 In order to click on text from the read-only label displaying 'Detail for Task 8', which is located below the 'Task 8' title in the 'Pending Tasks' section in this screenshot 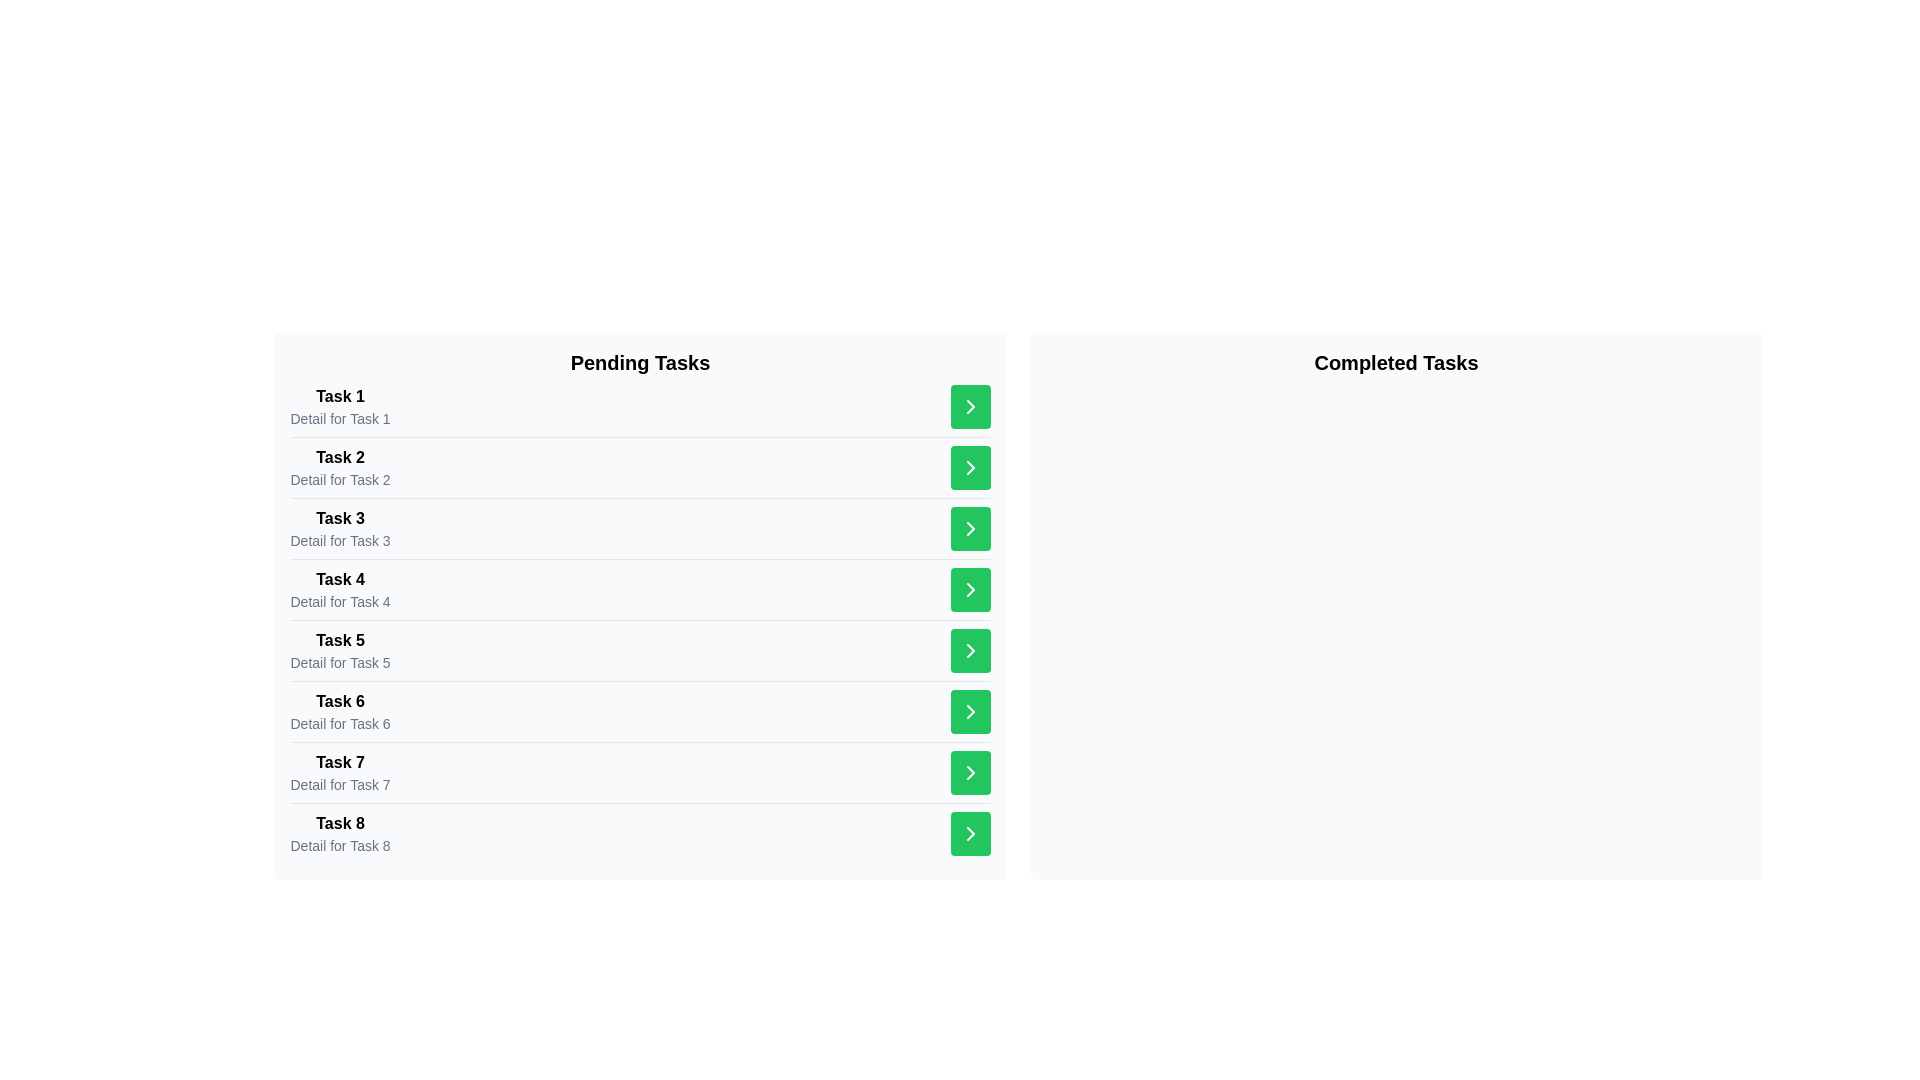, I will do `click(340, 845)`.